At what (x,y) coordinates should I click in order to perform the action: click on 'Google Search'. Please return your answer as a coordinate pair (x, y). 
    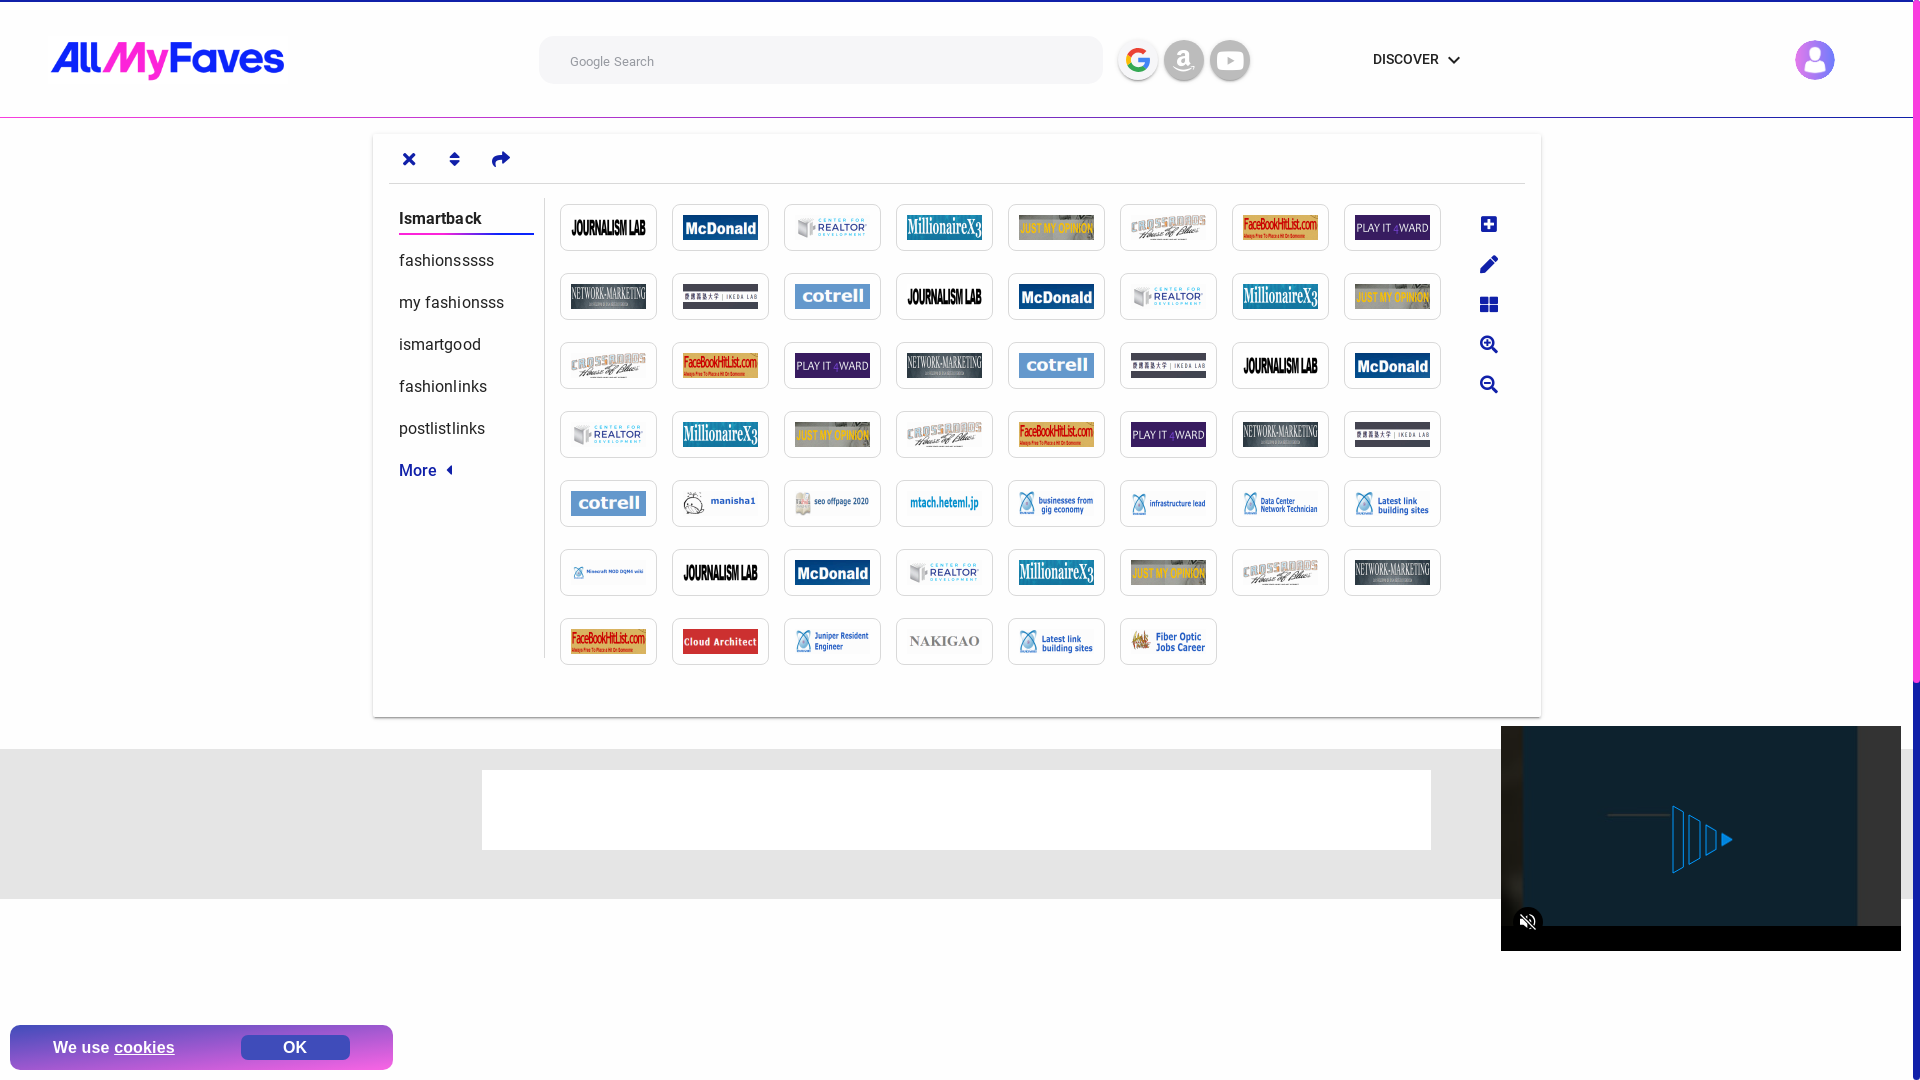
    Looking at the image, I should click on (1137, 59).